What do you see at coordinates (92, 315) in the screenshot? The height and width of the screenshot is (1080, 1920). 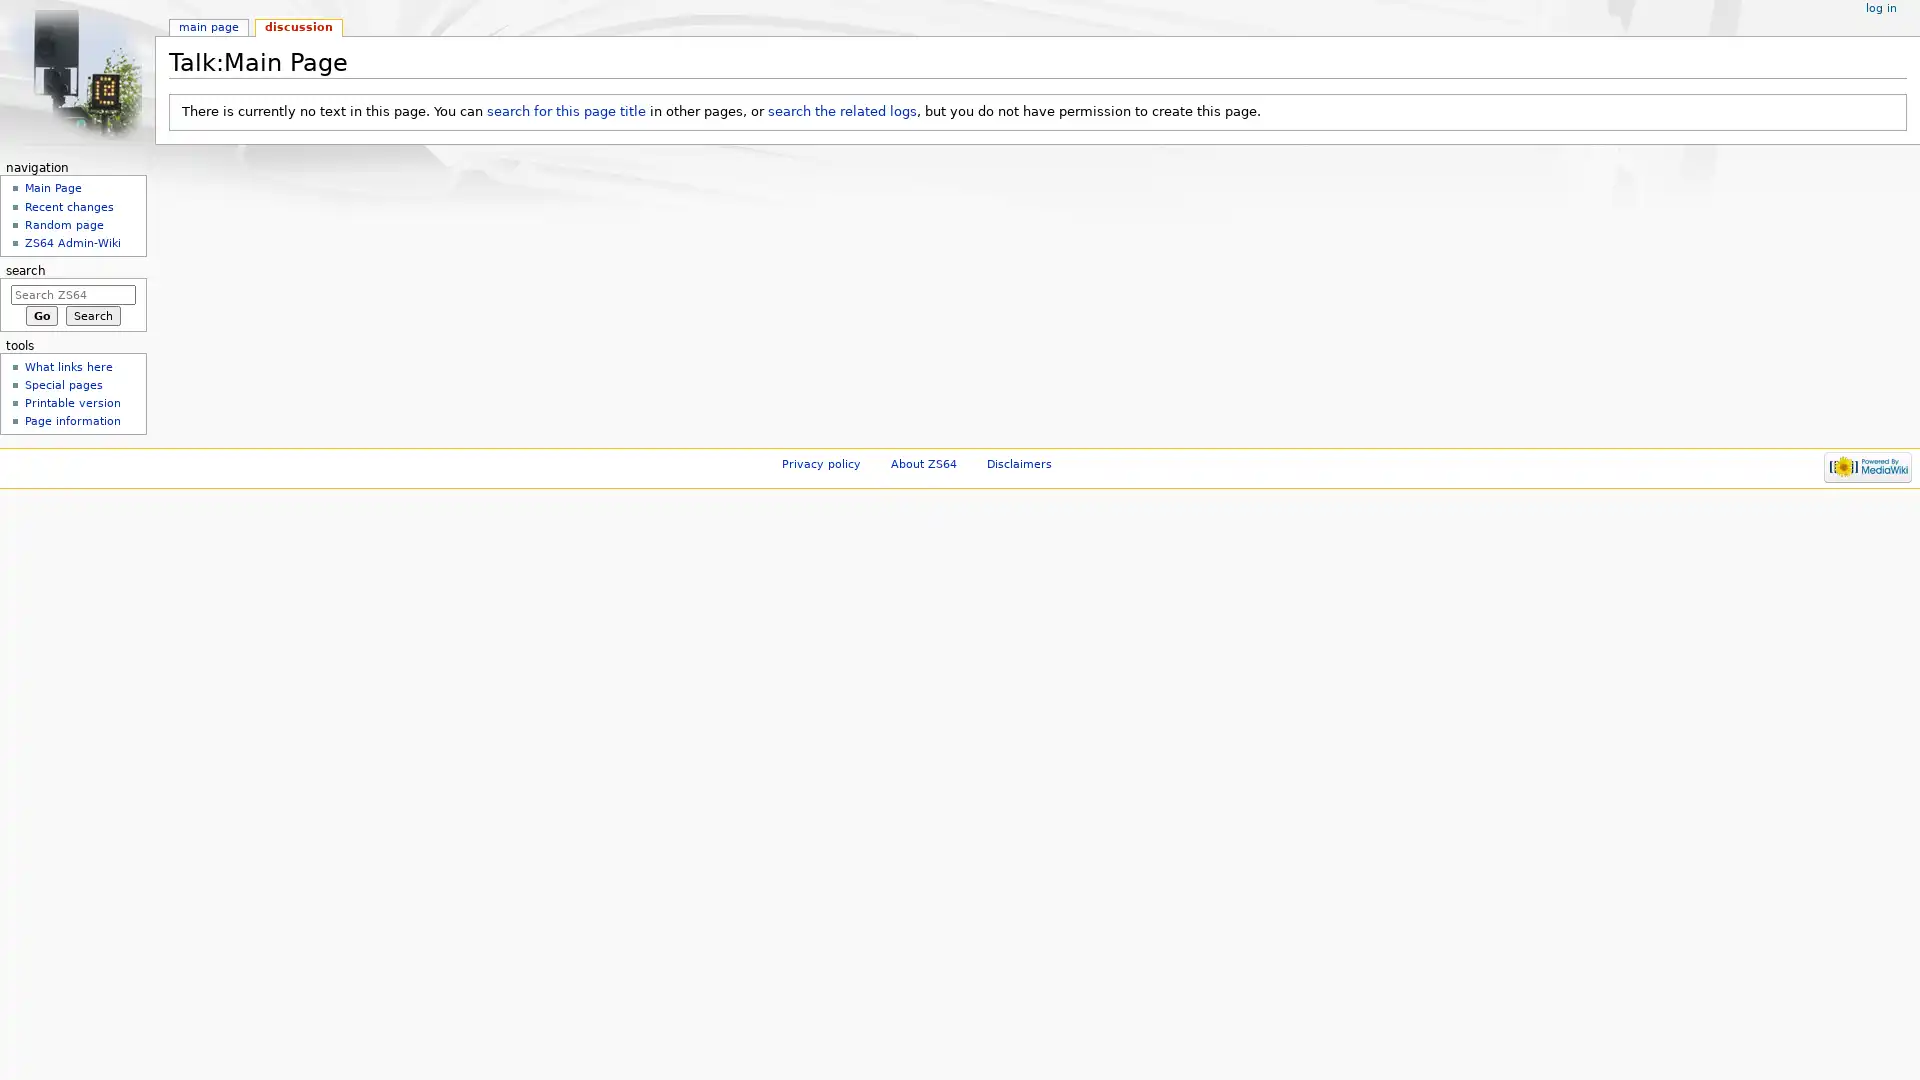 I see `Search` at bounding box center [92, 315].